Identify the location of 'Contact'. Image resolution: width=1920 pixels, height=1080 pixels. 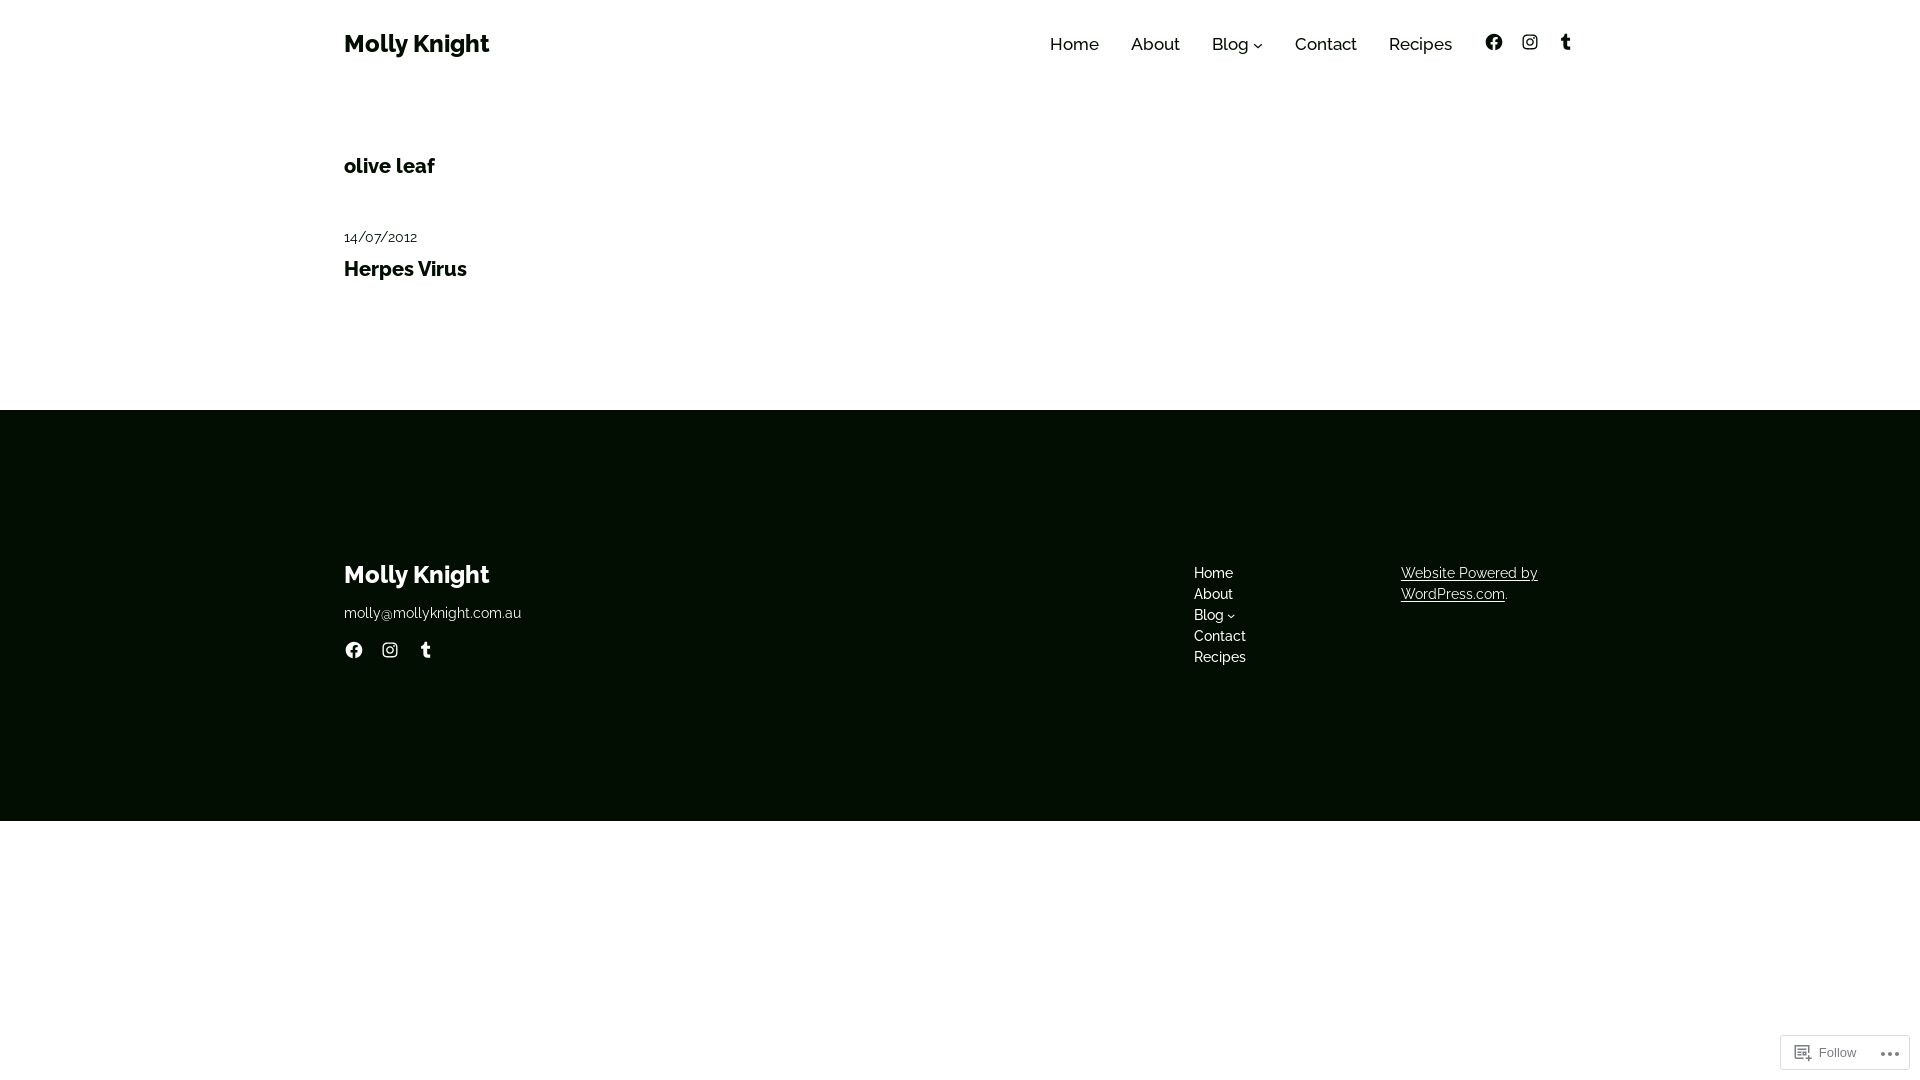
(1218, 636).